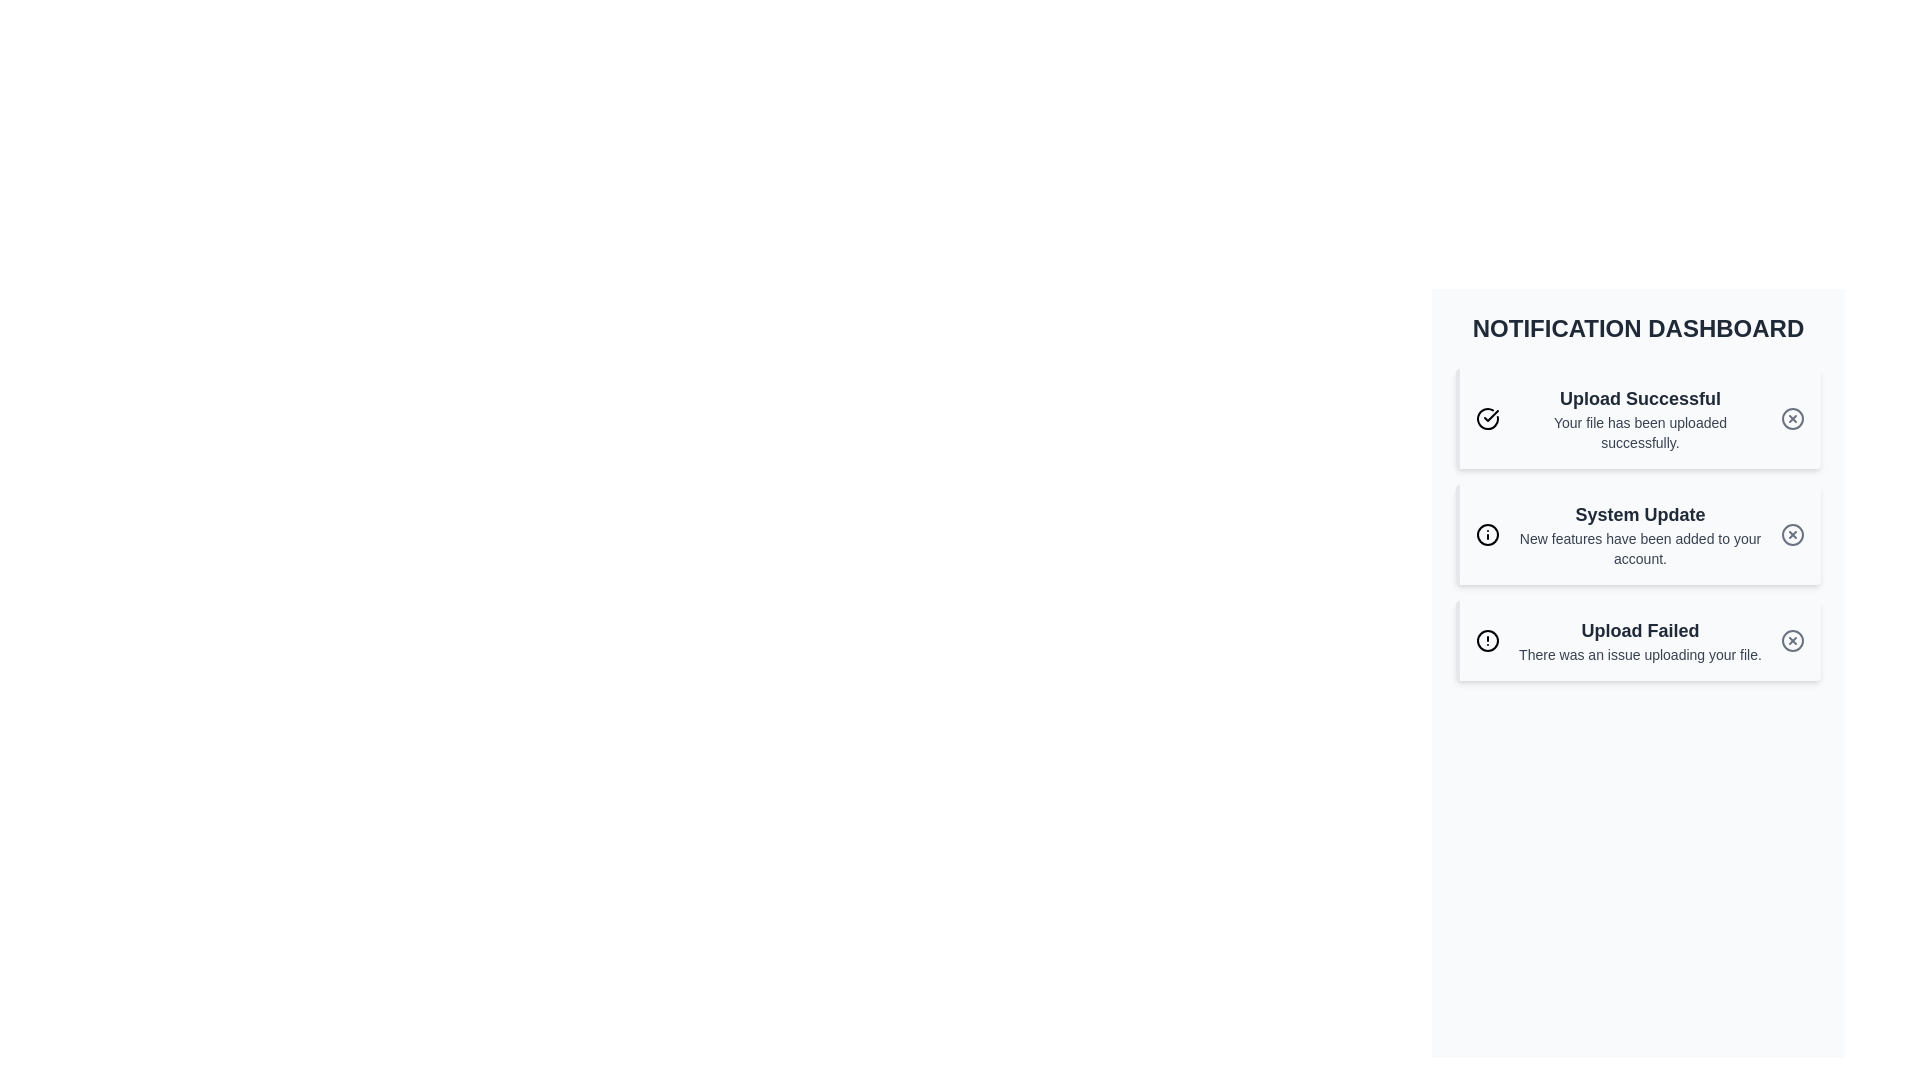 The image size is (1920, 1080). What do you see at coordinates (1640, 398) in the screenshot?
I see `bold title text 'Upload Successful' displayed in the notification card at the top of the Notification Dashboard` at bounding box center [1640, 398].